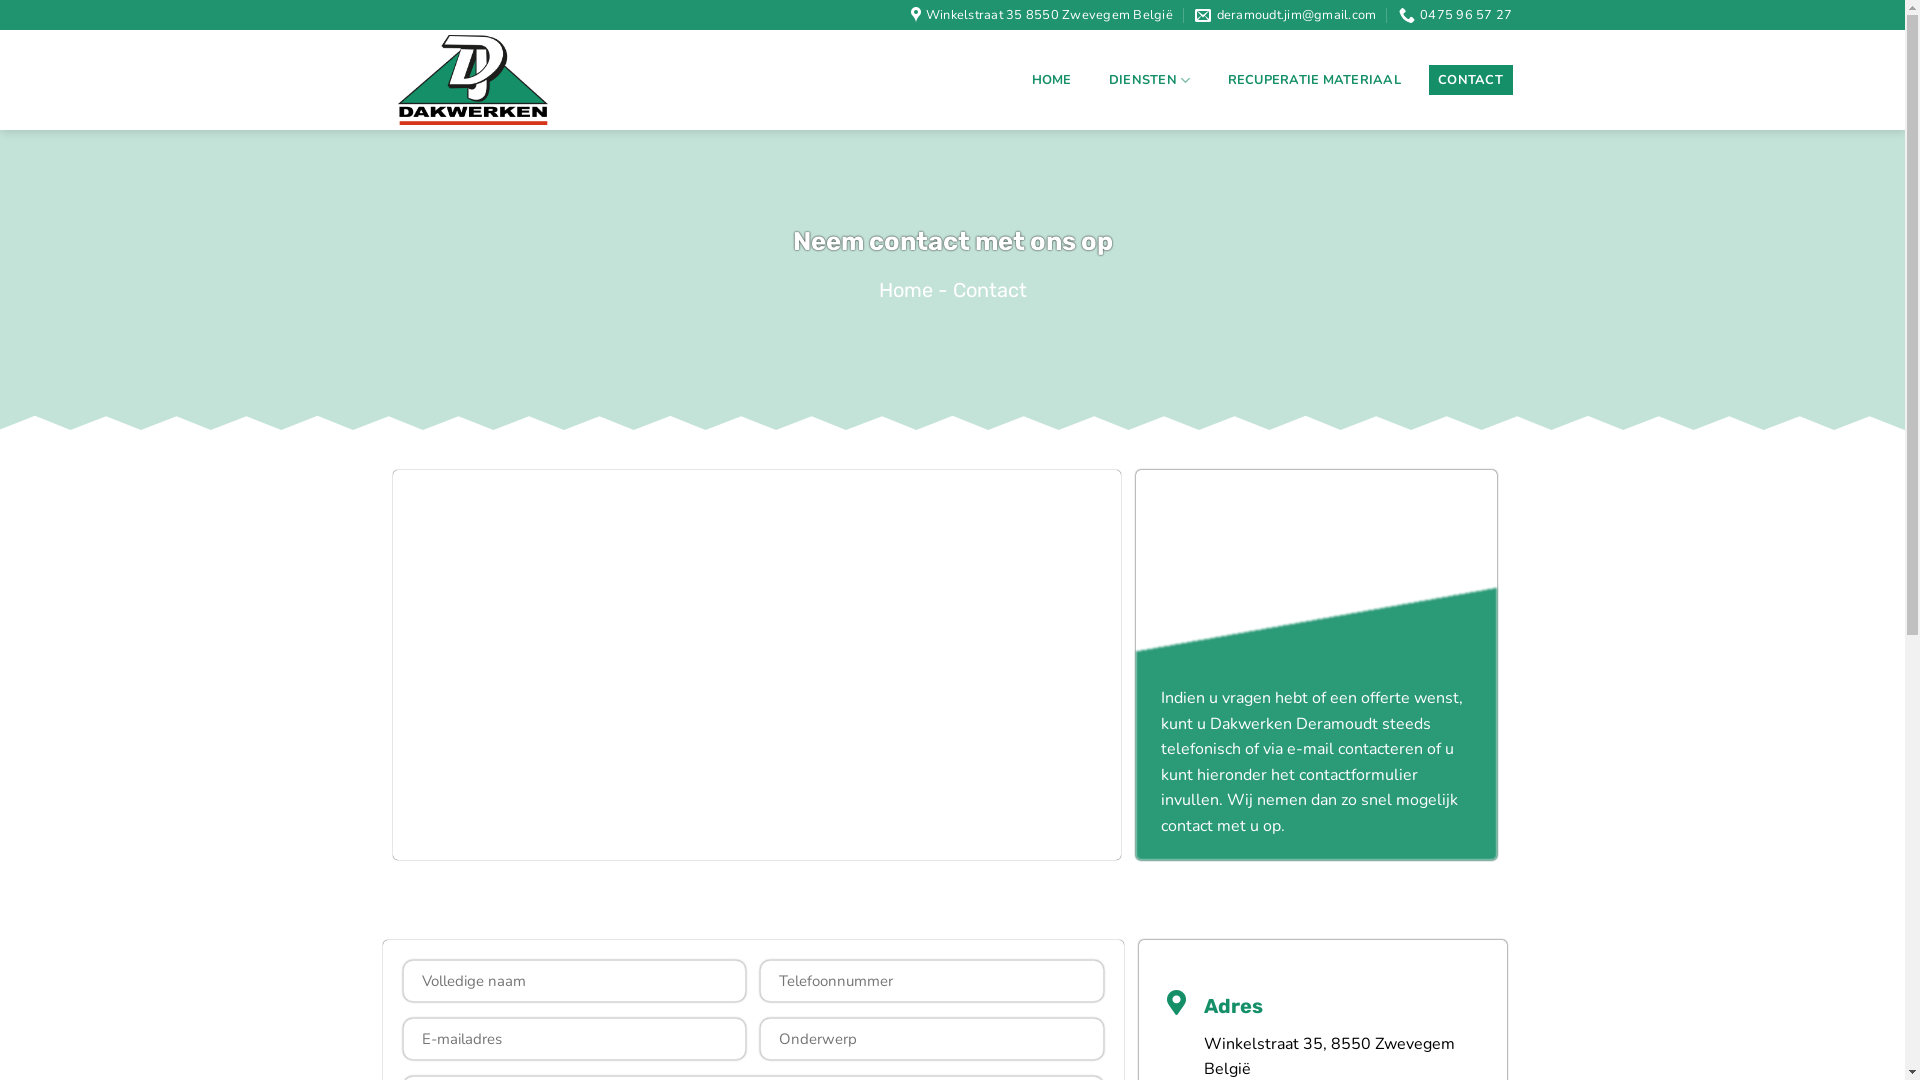 Image resolution: width=1920 pixels, height=1080 pixels. Describe the element at coordinates (1314, 79) in the screenshot. I see `'RECUPERATIE MATERIAAL'` at that location.